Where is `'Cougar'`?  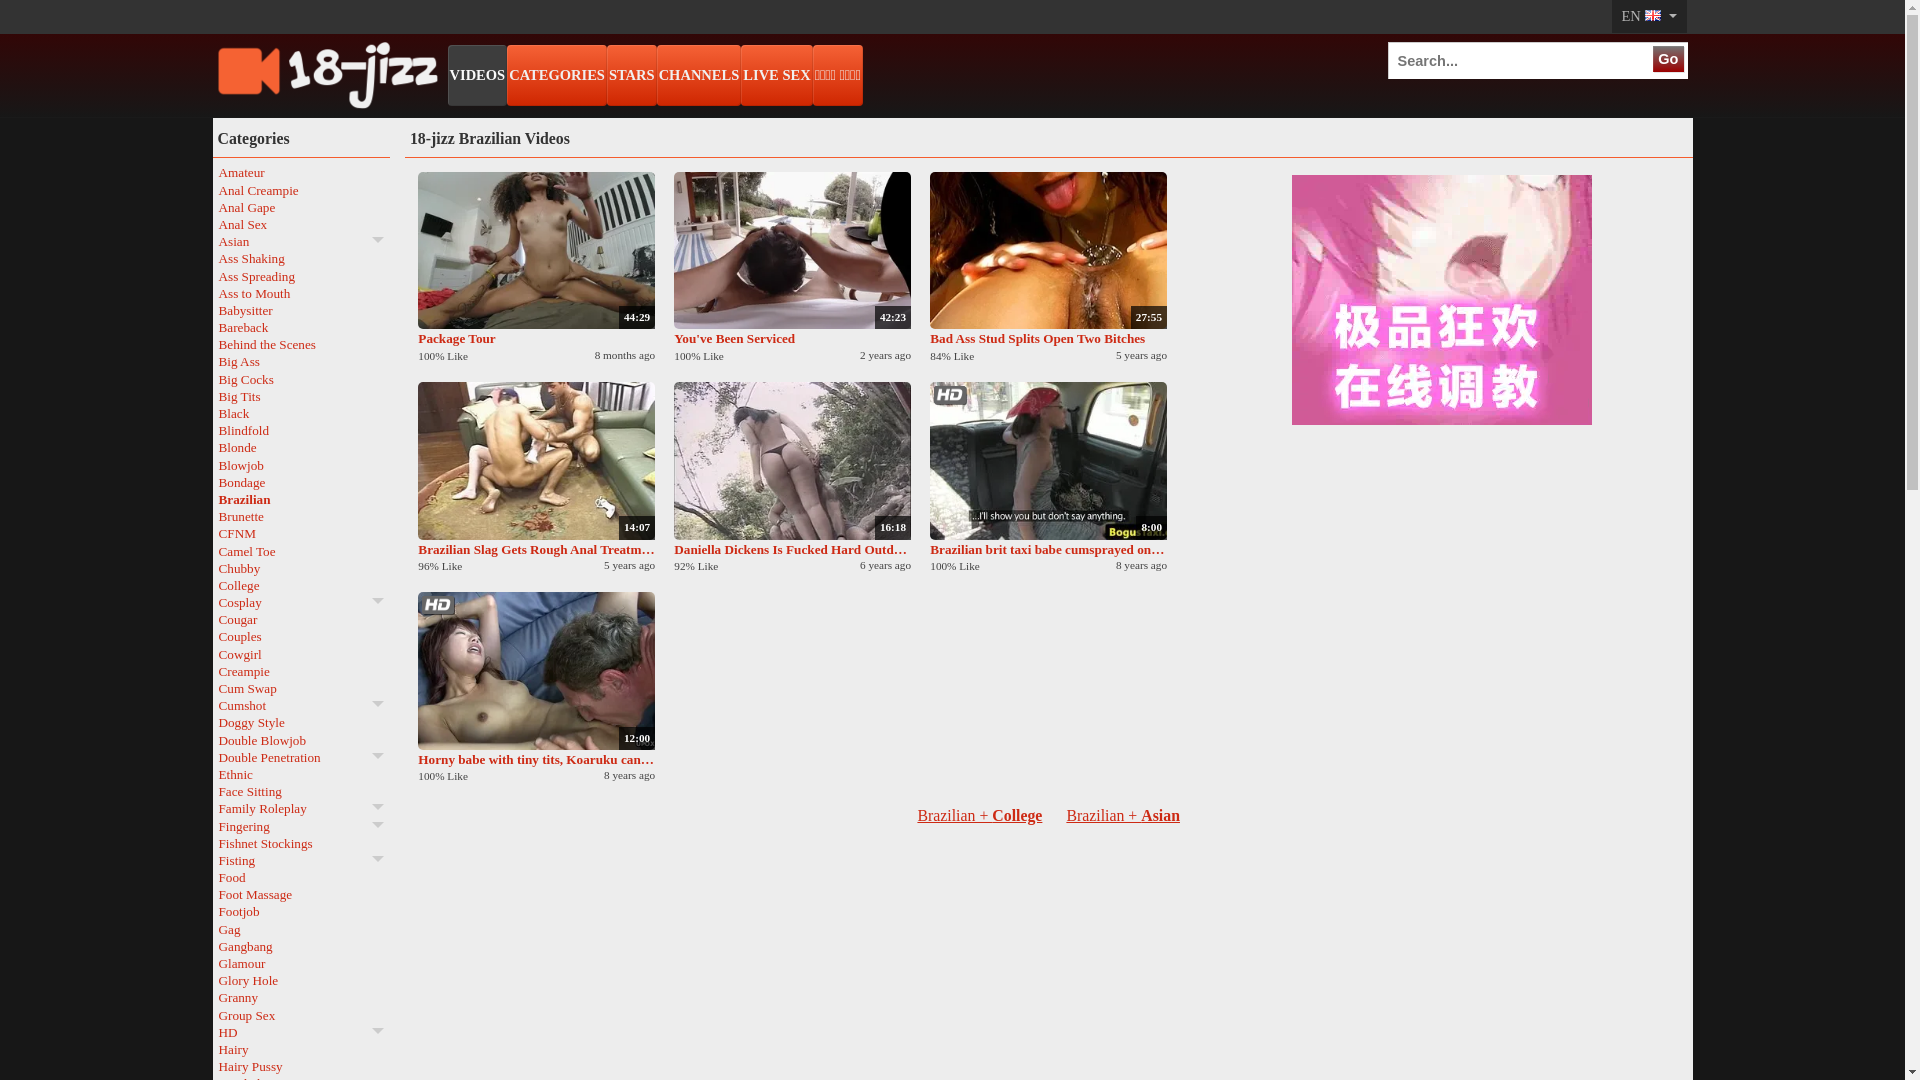
'Cougar' is located at coordinates (300, 618).